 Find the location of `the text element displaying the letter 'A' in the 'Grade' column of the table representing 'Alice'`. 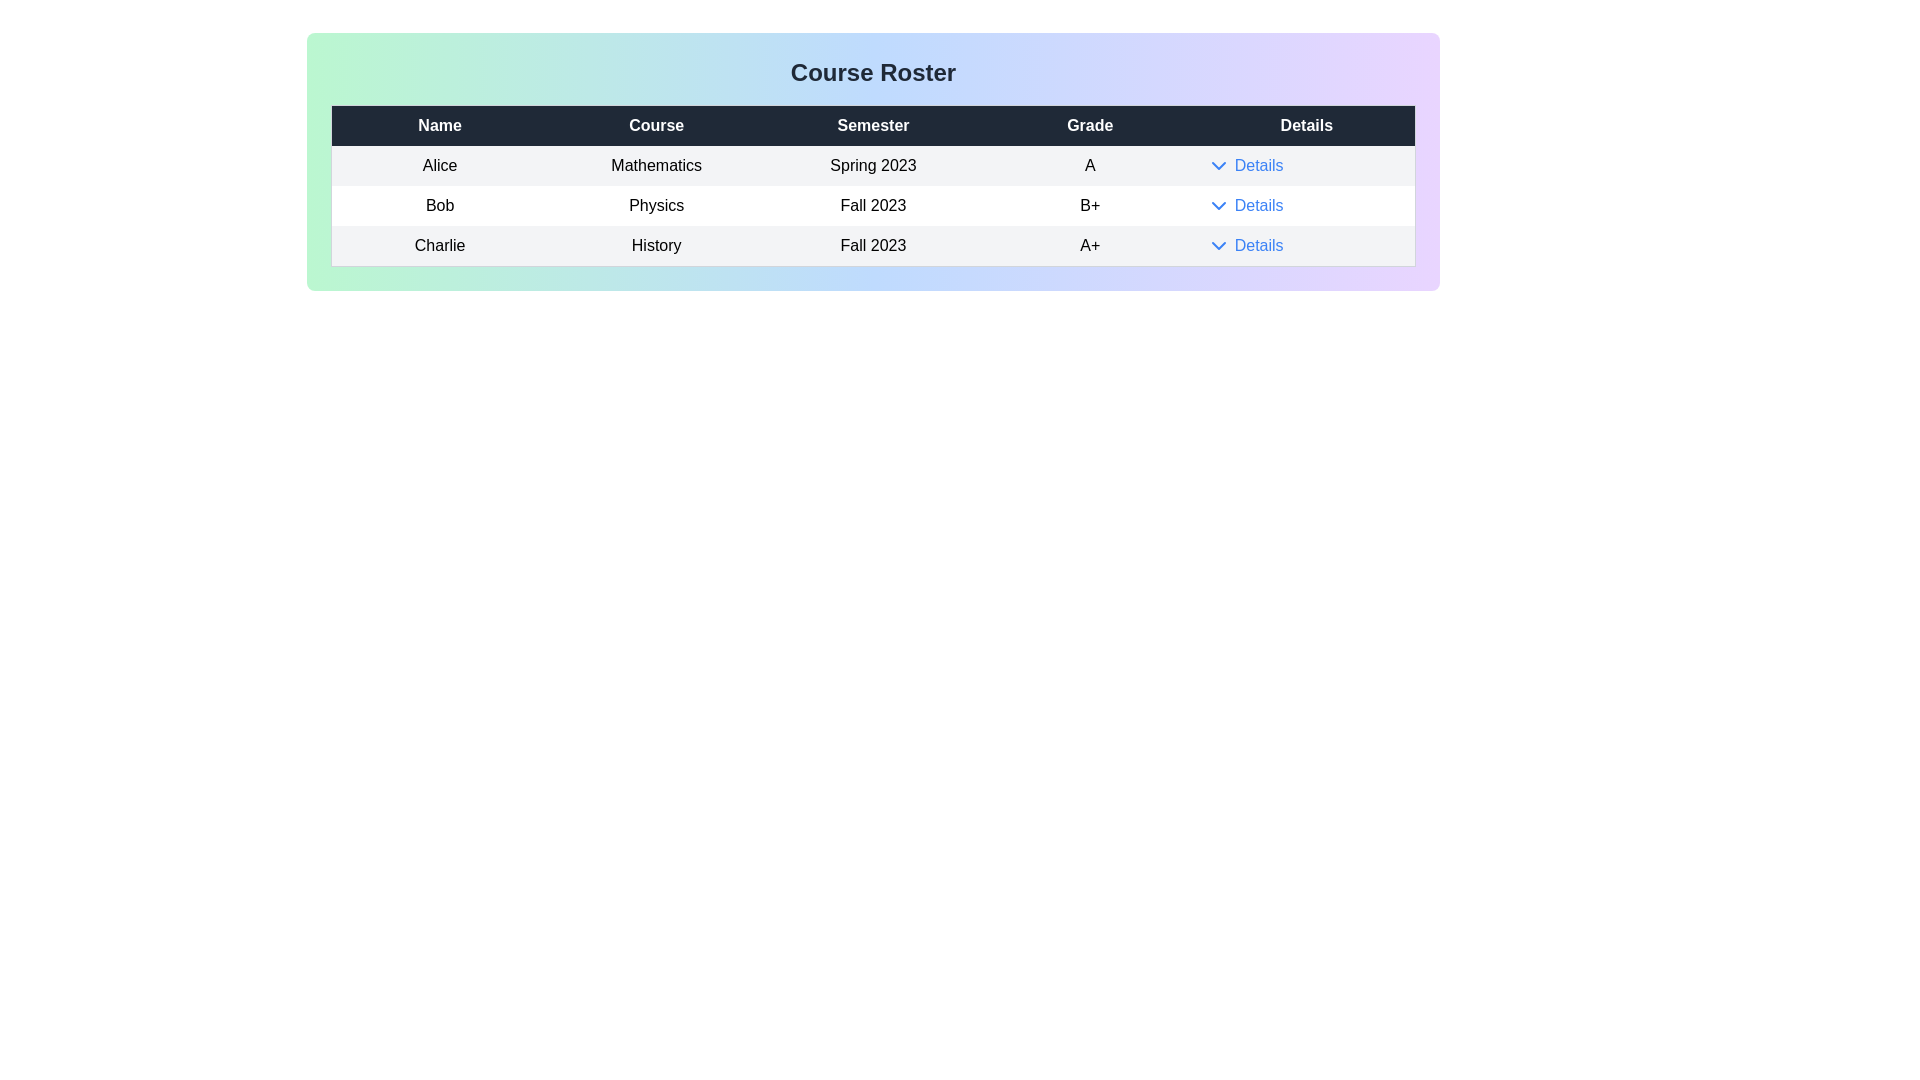

the text element displaying the letter 'A' in the 'Grade' column of the table representing 'Alice' is located at coordinates (1089, 164).